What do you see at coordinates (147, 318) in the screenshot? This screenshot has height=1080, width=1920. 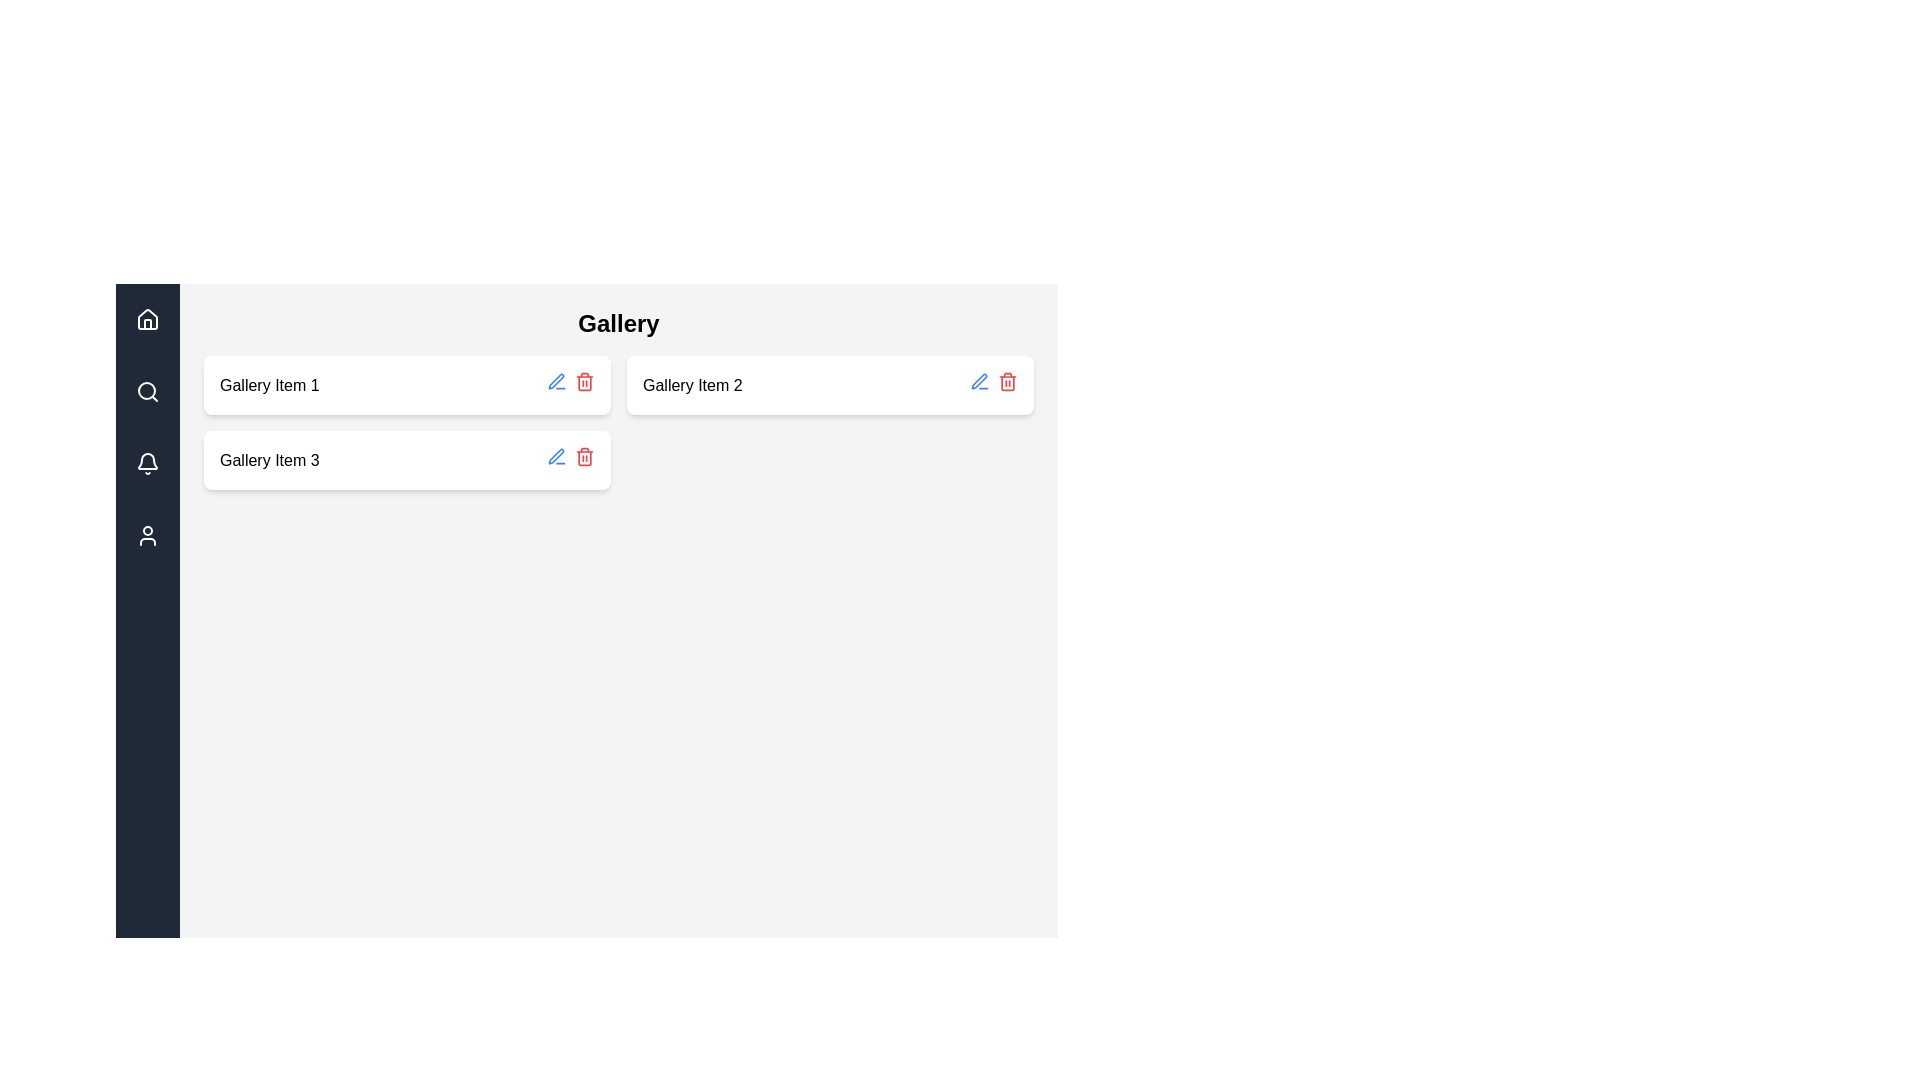 I see `the icon button located at the top of the vertical menu on the left side of the interface` at bounding box center [147, 318].